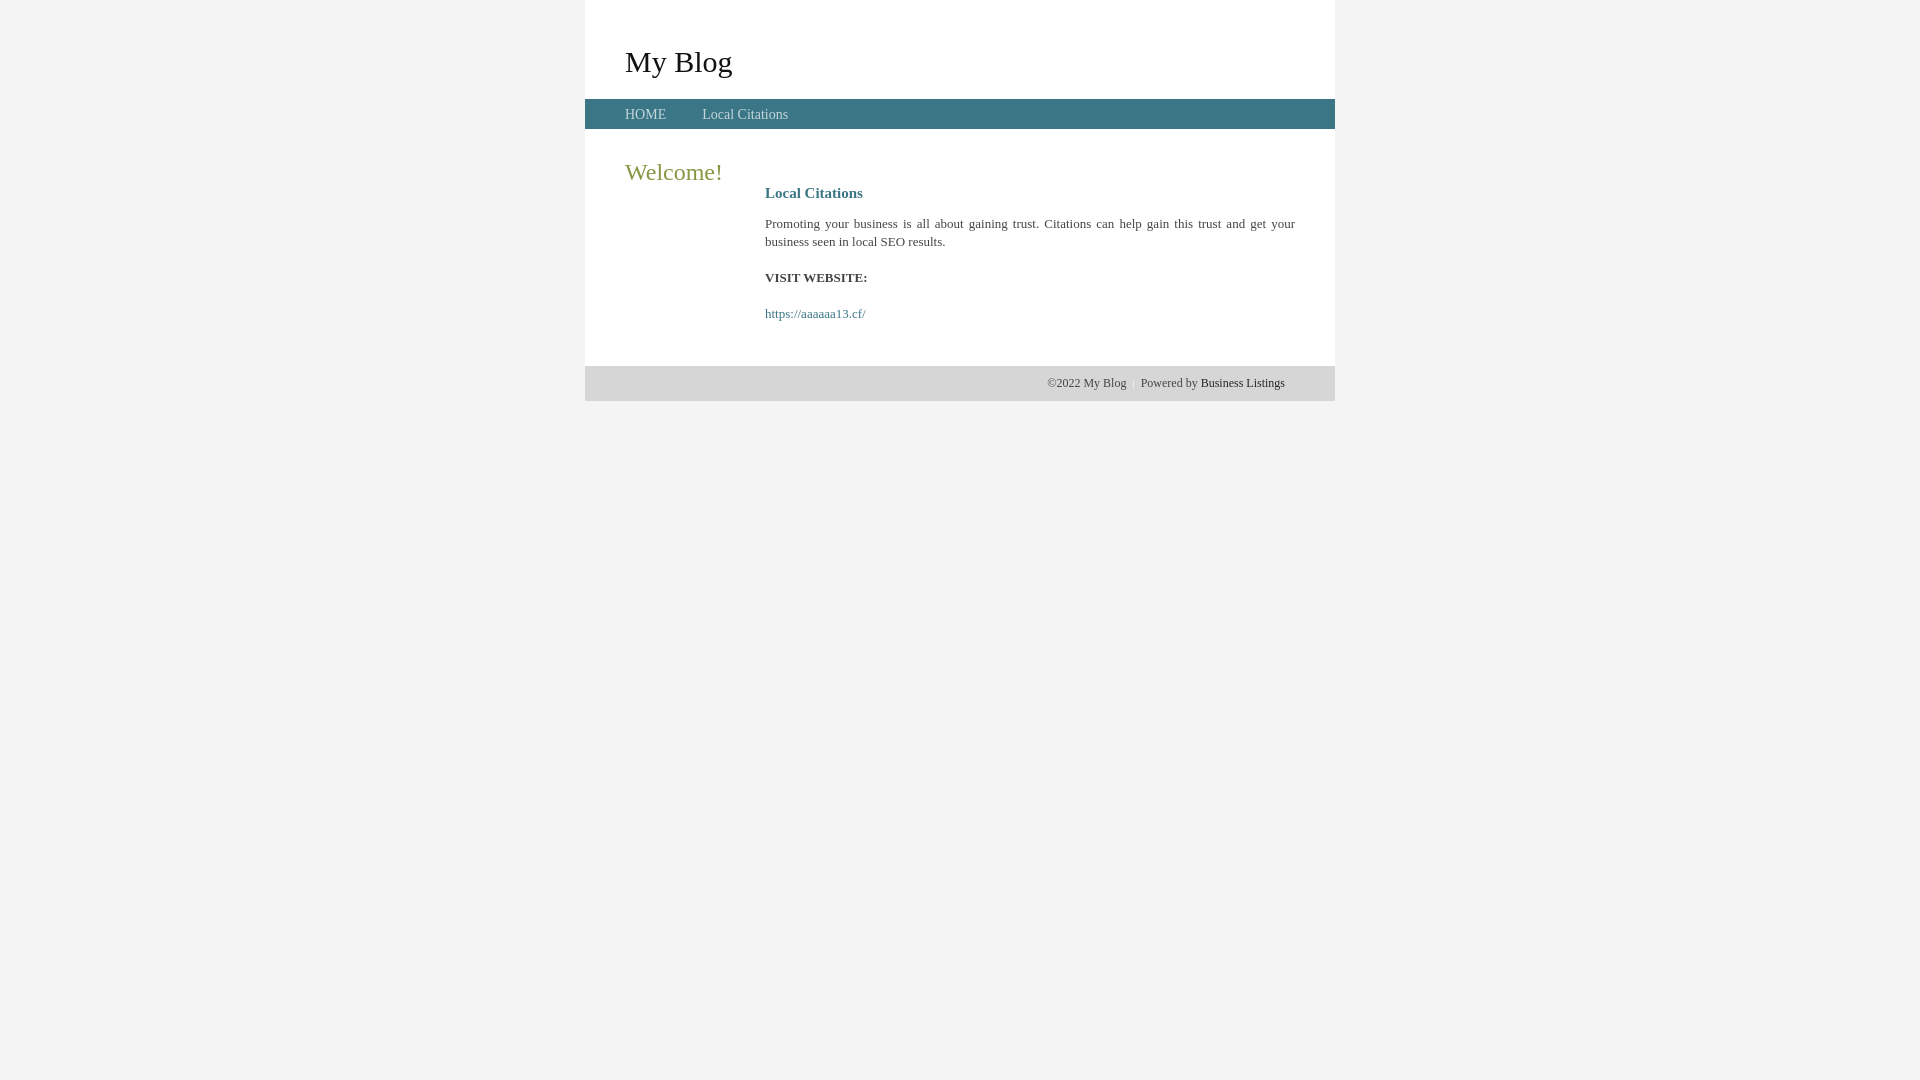 This screenshot has height=1080, width=1920. I want to click on 'Local Citations', so click(743, 114).